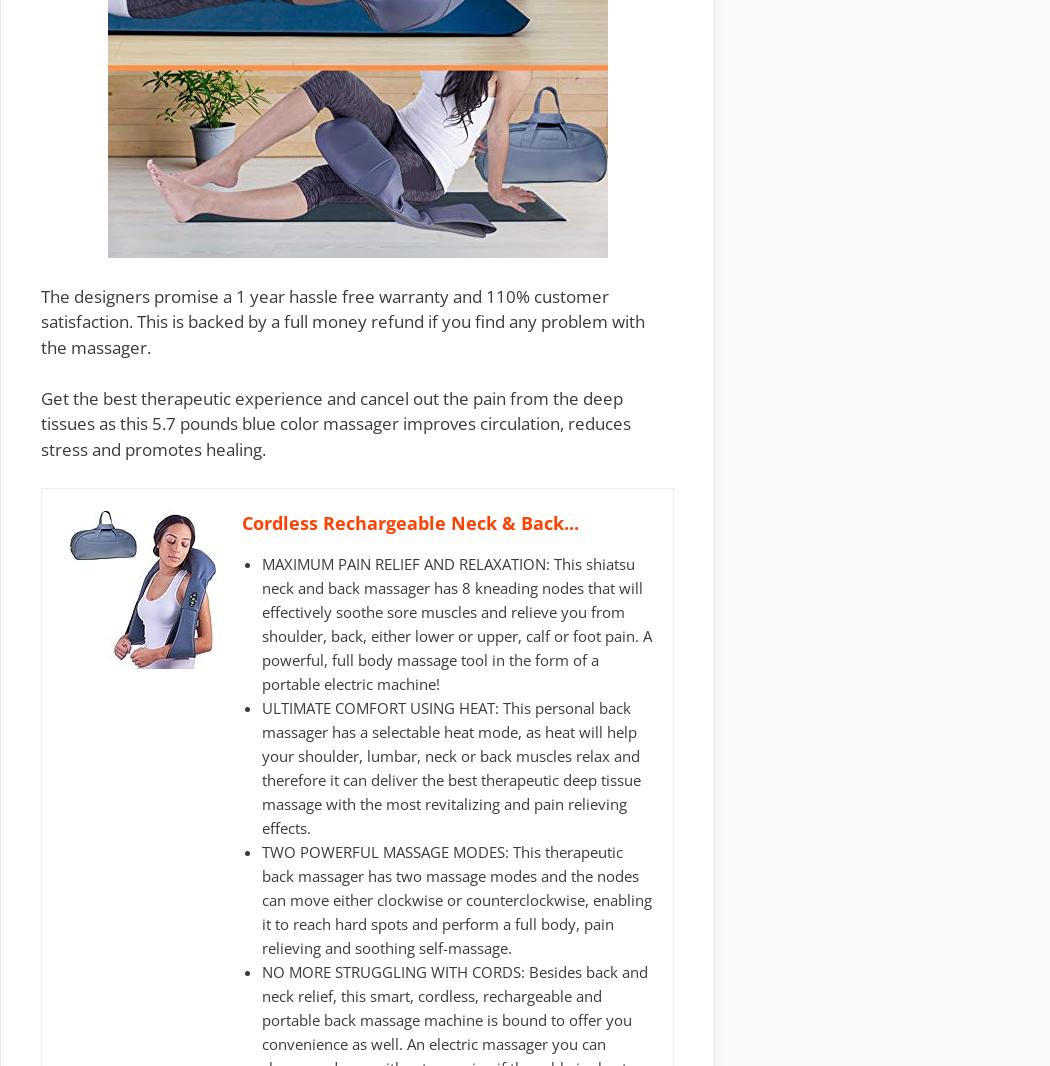 The image size is (1050, 1066). Describe the element at coordinates (39, 333) in the screenshot. I see `'. This is backed by a full money refund if you find any problem with the massager.'` at that location.